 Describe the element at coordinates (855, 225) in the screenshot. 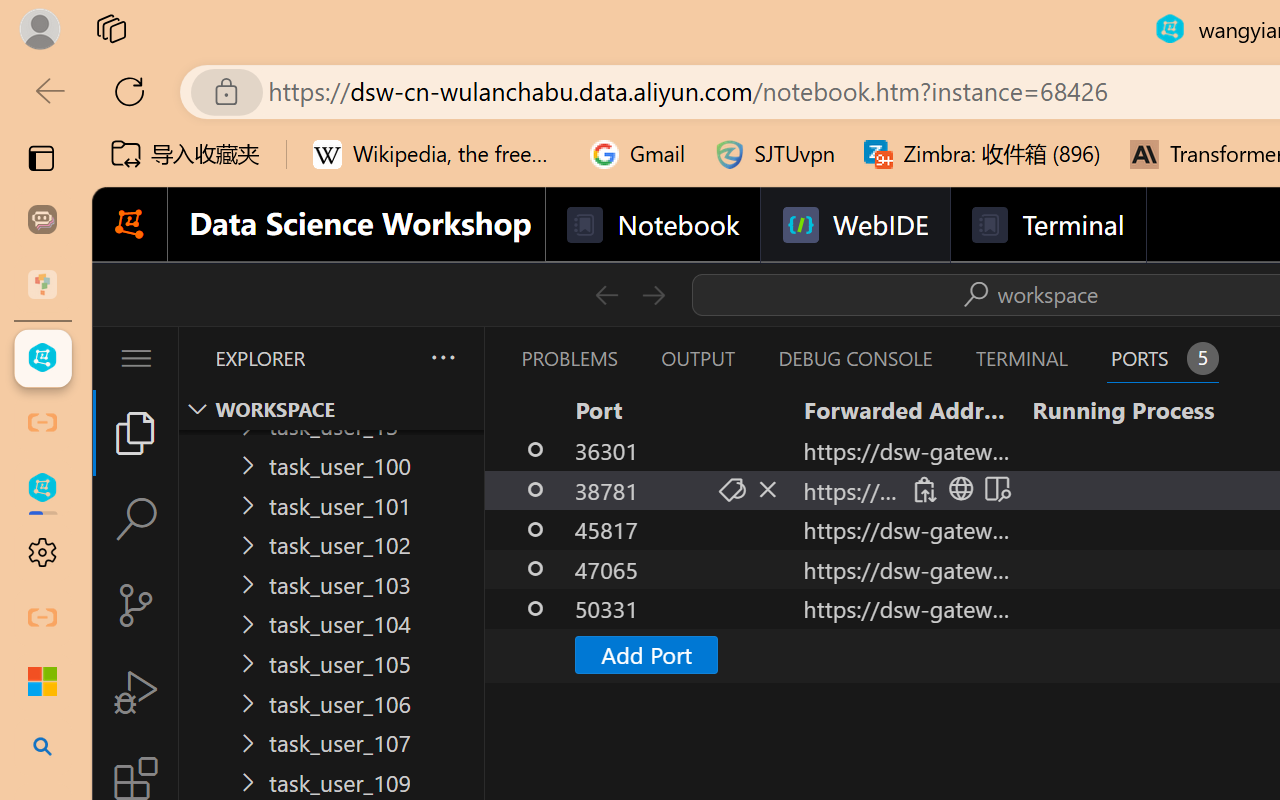

I see `'WebIDE'` at that location.